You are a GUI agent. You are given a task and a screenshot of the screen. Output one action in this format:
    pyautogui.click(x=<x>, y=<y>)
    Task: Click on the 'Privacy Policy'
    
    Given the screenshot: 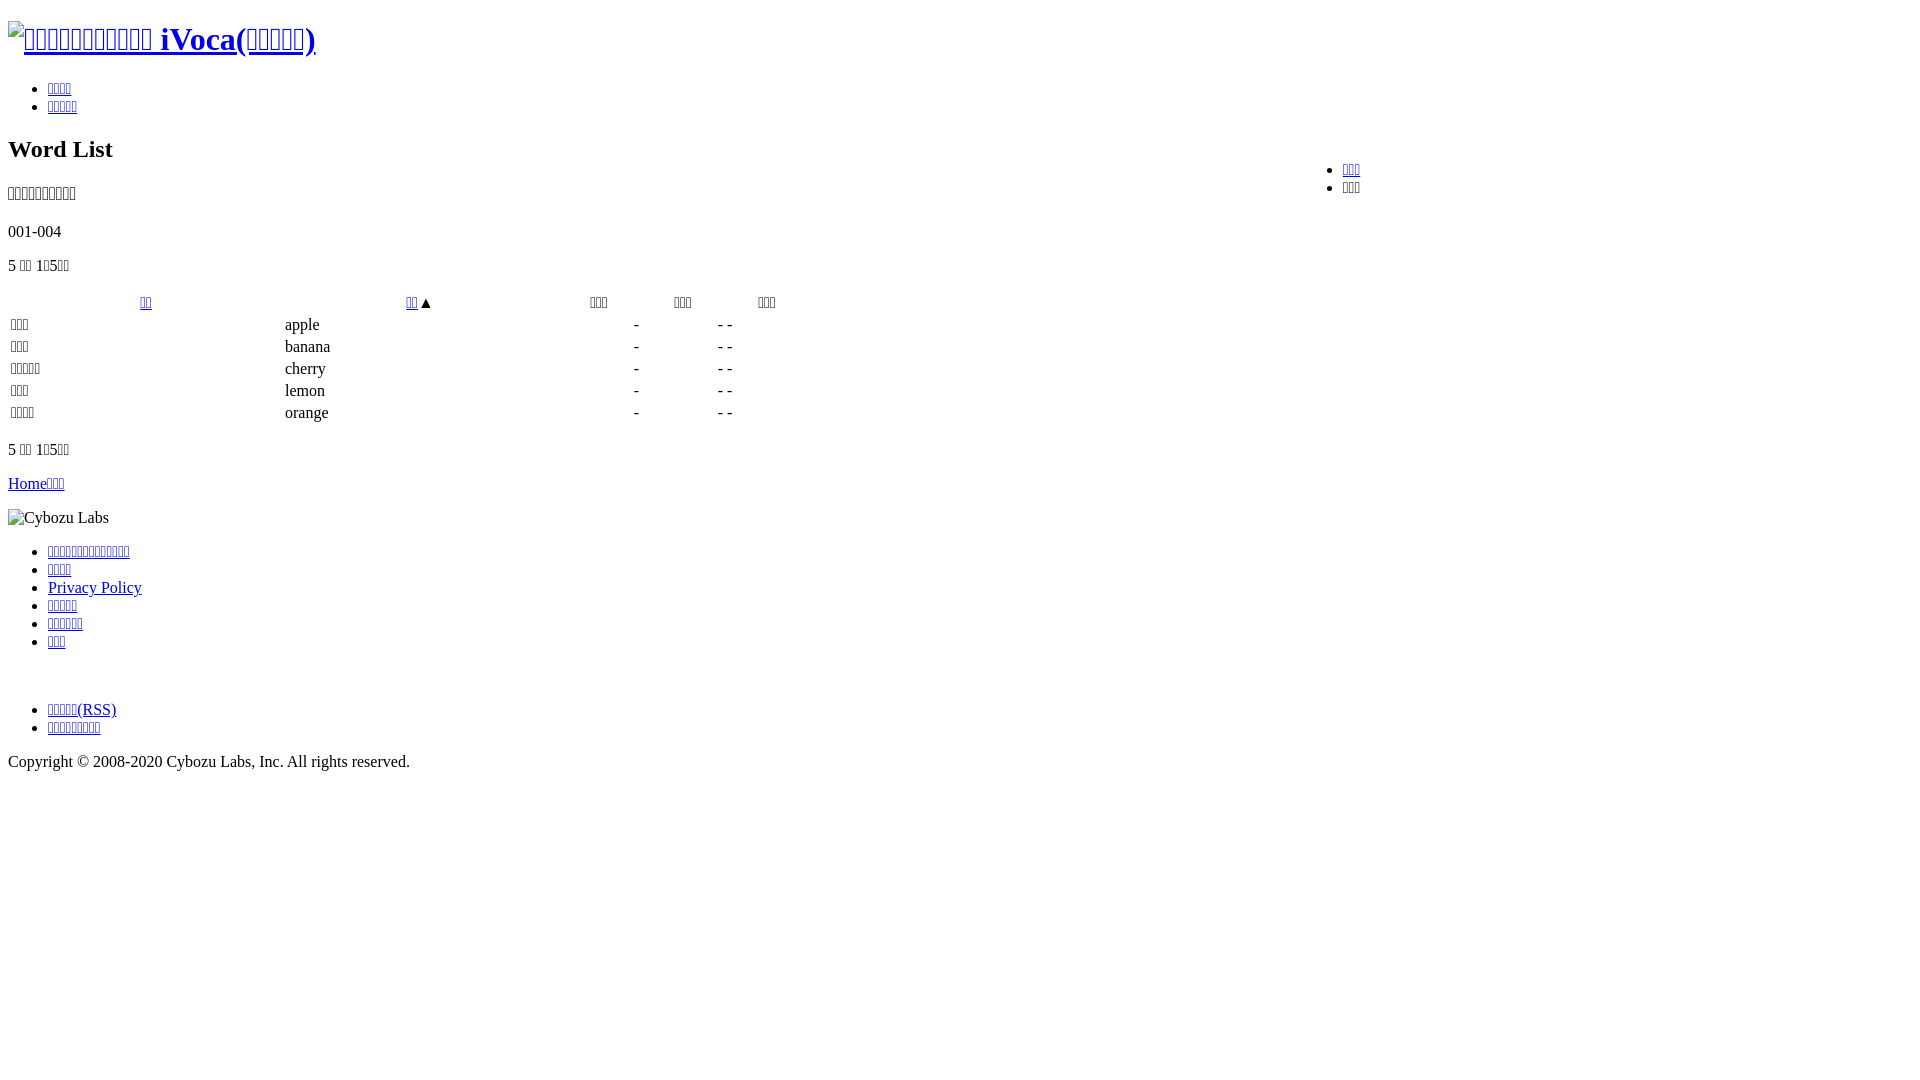 What is the action you would take?
    pyautogui.click(x=48, y=586)
    